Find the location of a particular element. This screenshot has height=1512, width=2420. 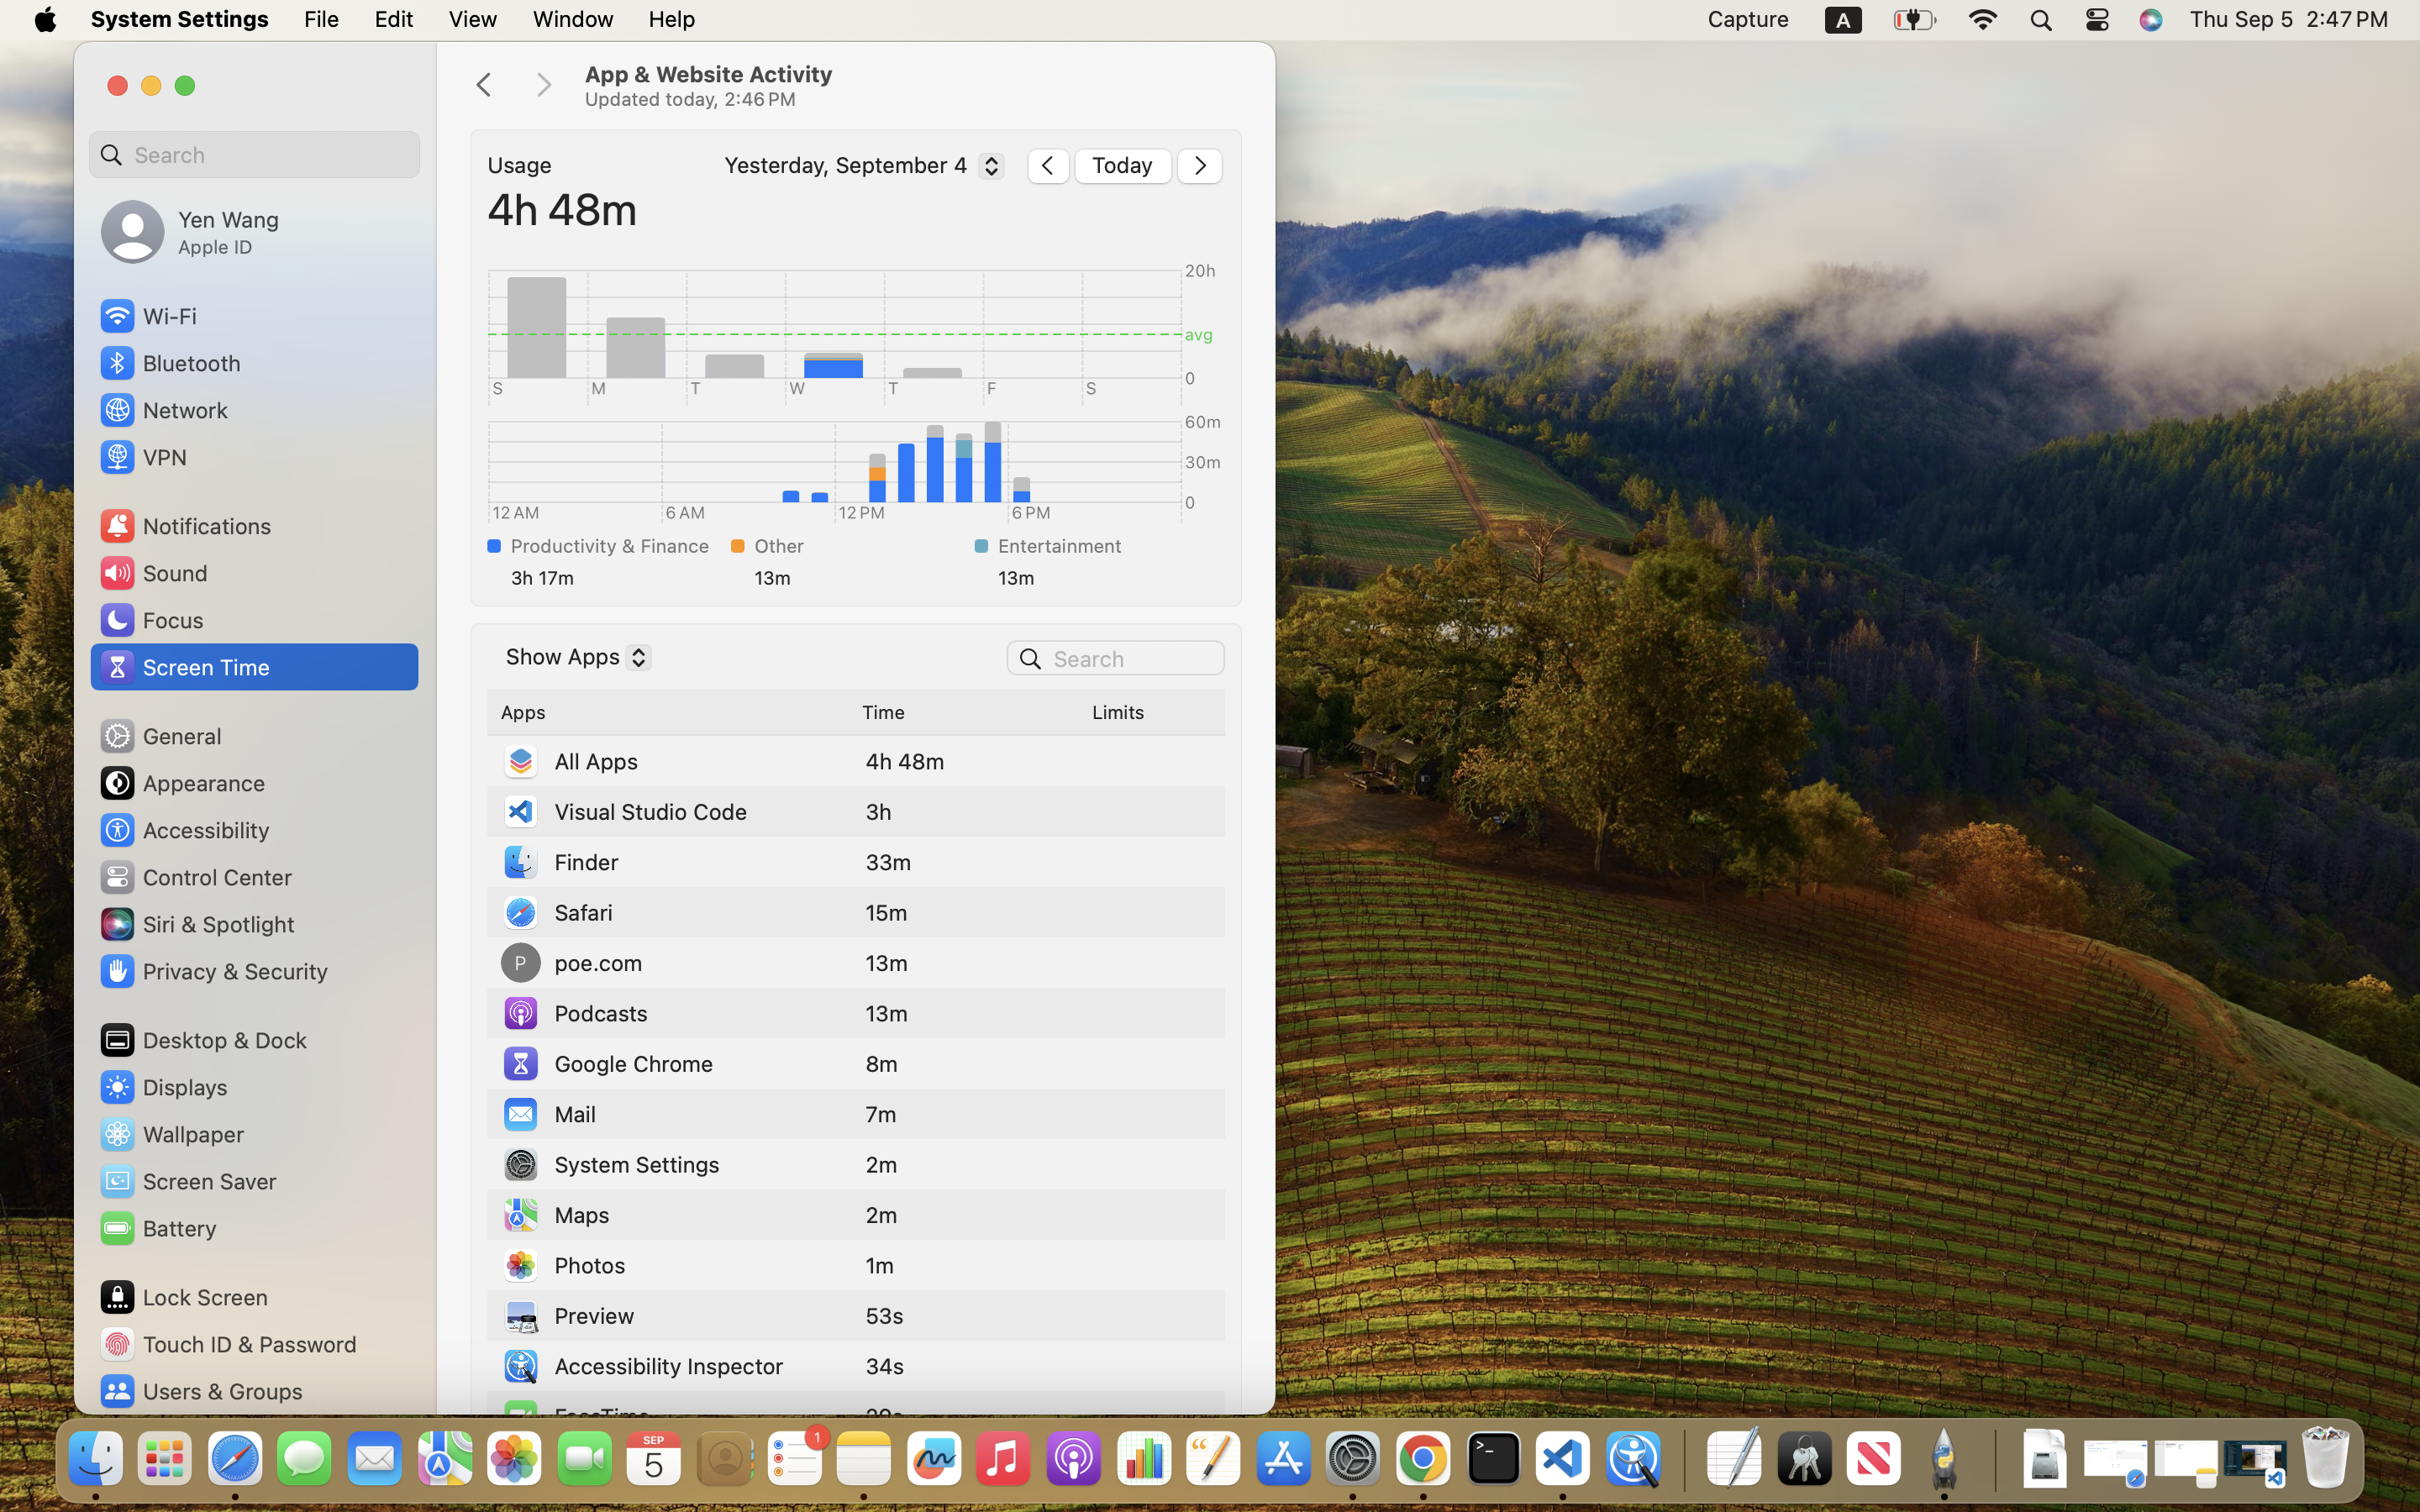

'Bluetooth' is located at coordinates (169, 362).